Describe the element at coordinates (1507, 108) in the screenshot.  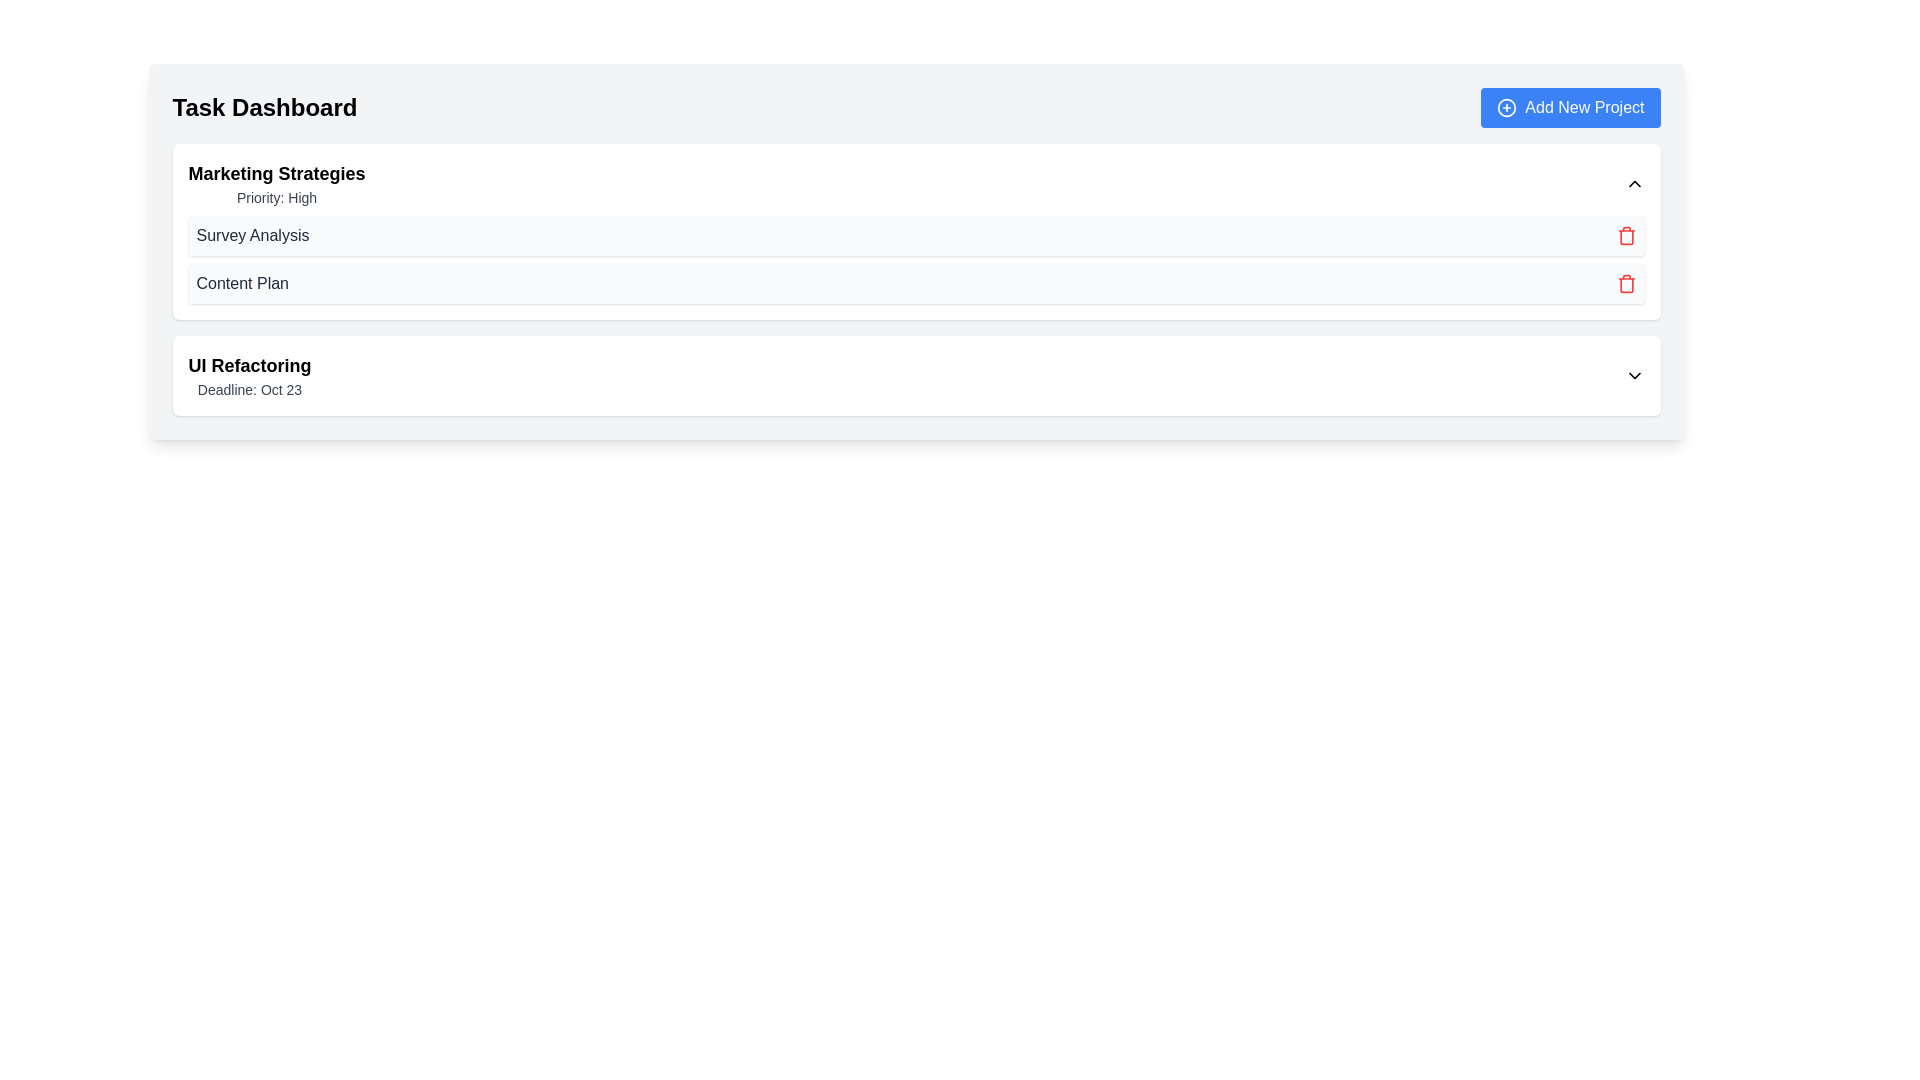
I see `the circular add icon with a plus sign, located just to the left of the 'Add New Project' text` at that location.